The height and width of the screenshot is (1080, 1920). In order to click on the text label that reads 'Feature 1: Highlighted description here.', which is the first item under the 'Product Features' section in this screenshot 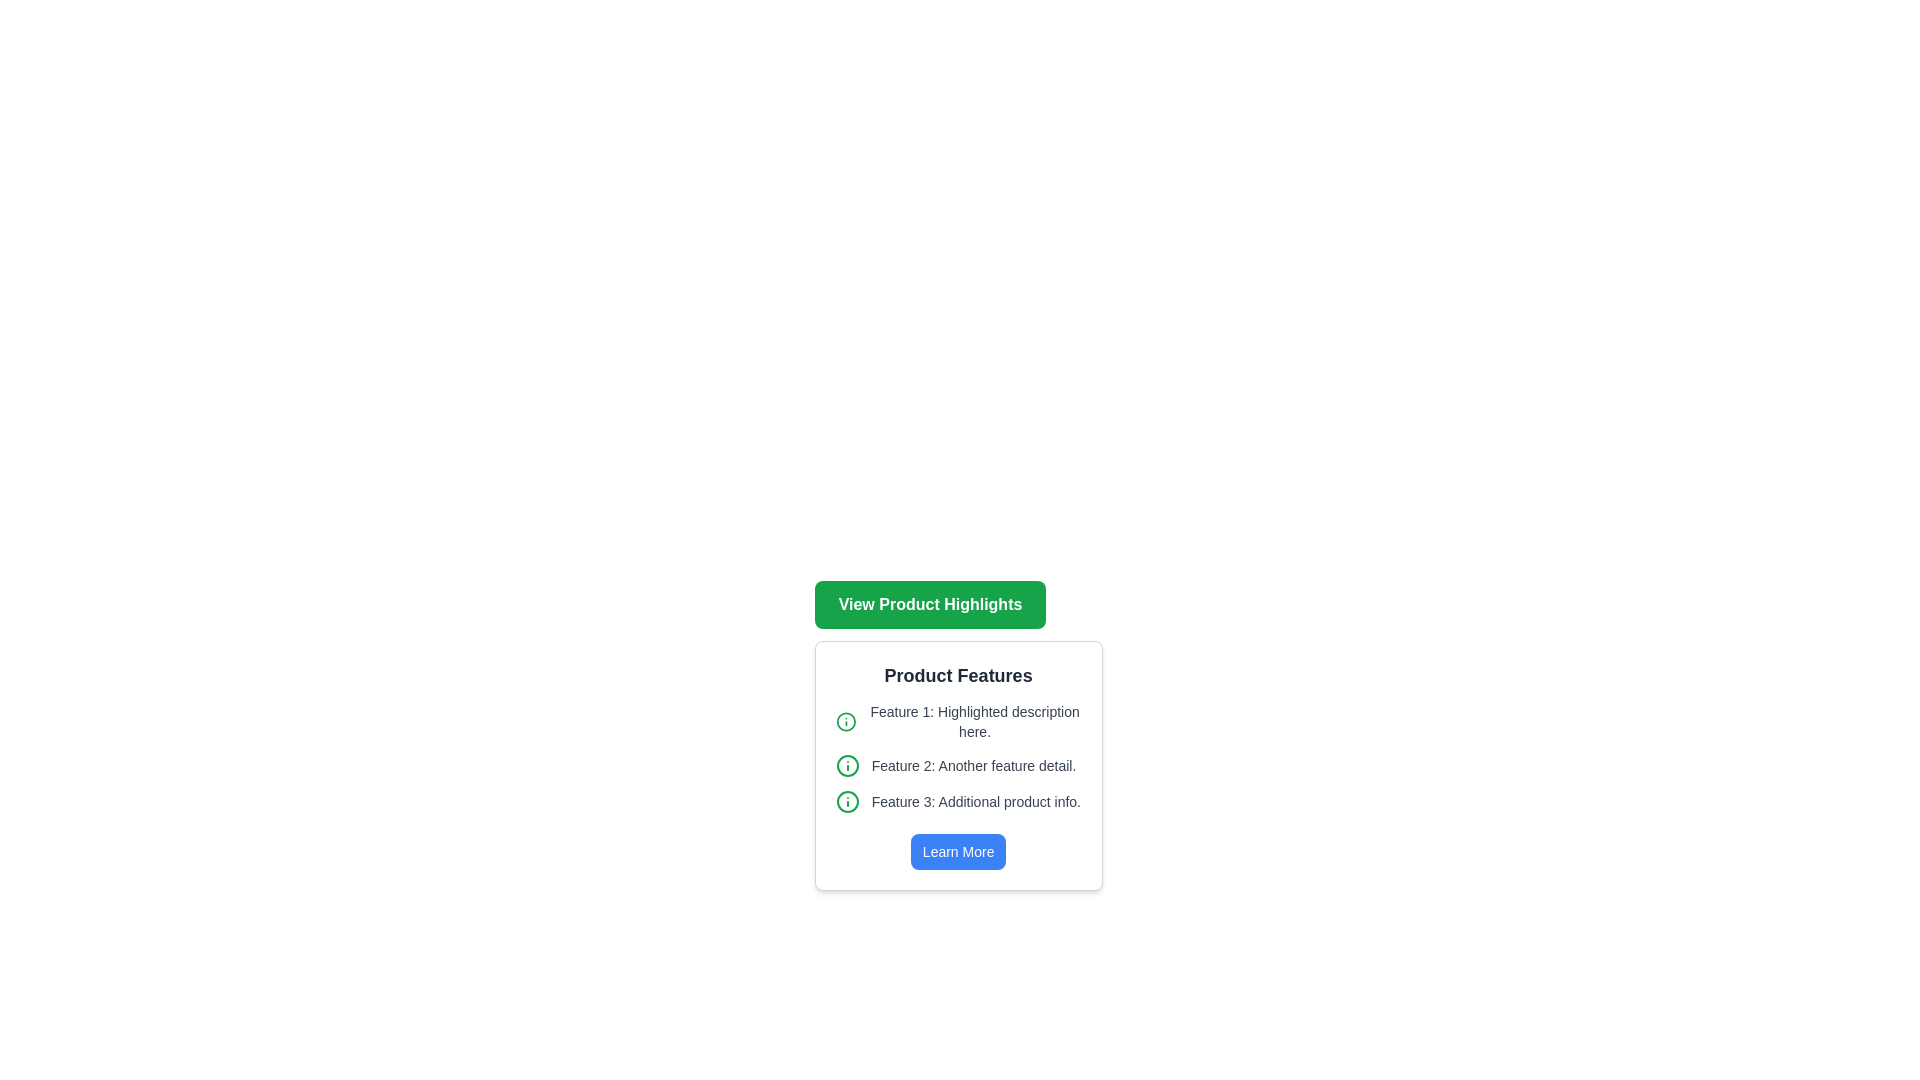, I will do `click(974, 721)`.